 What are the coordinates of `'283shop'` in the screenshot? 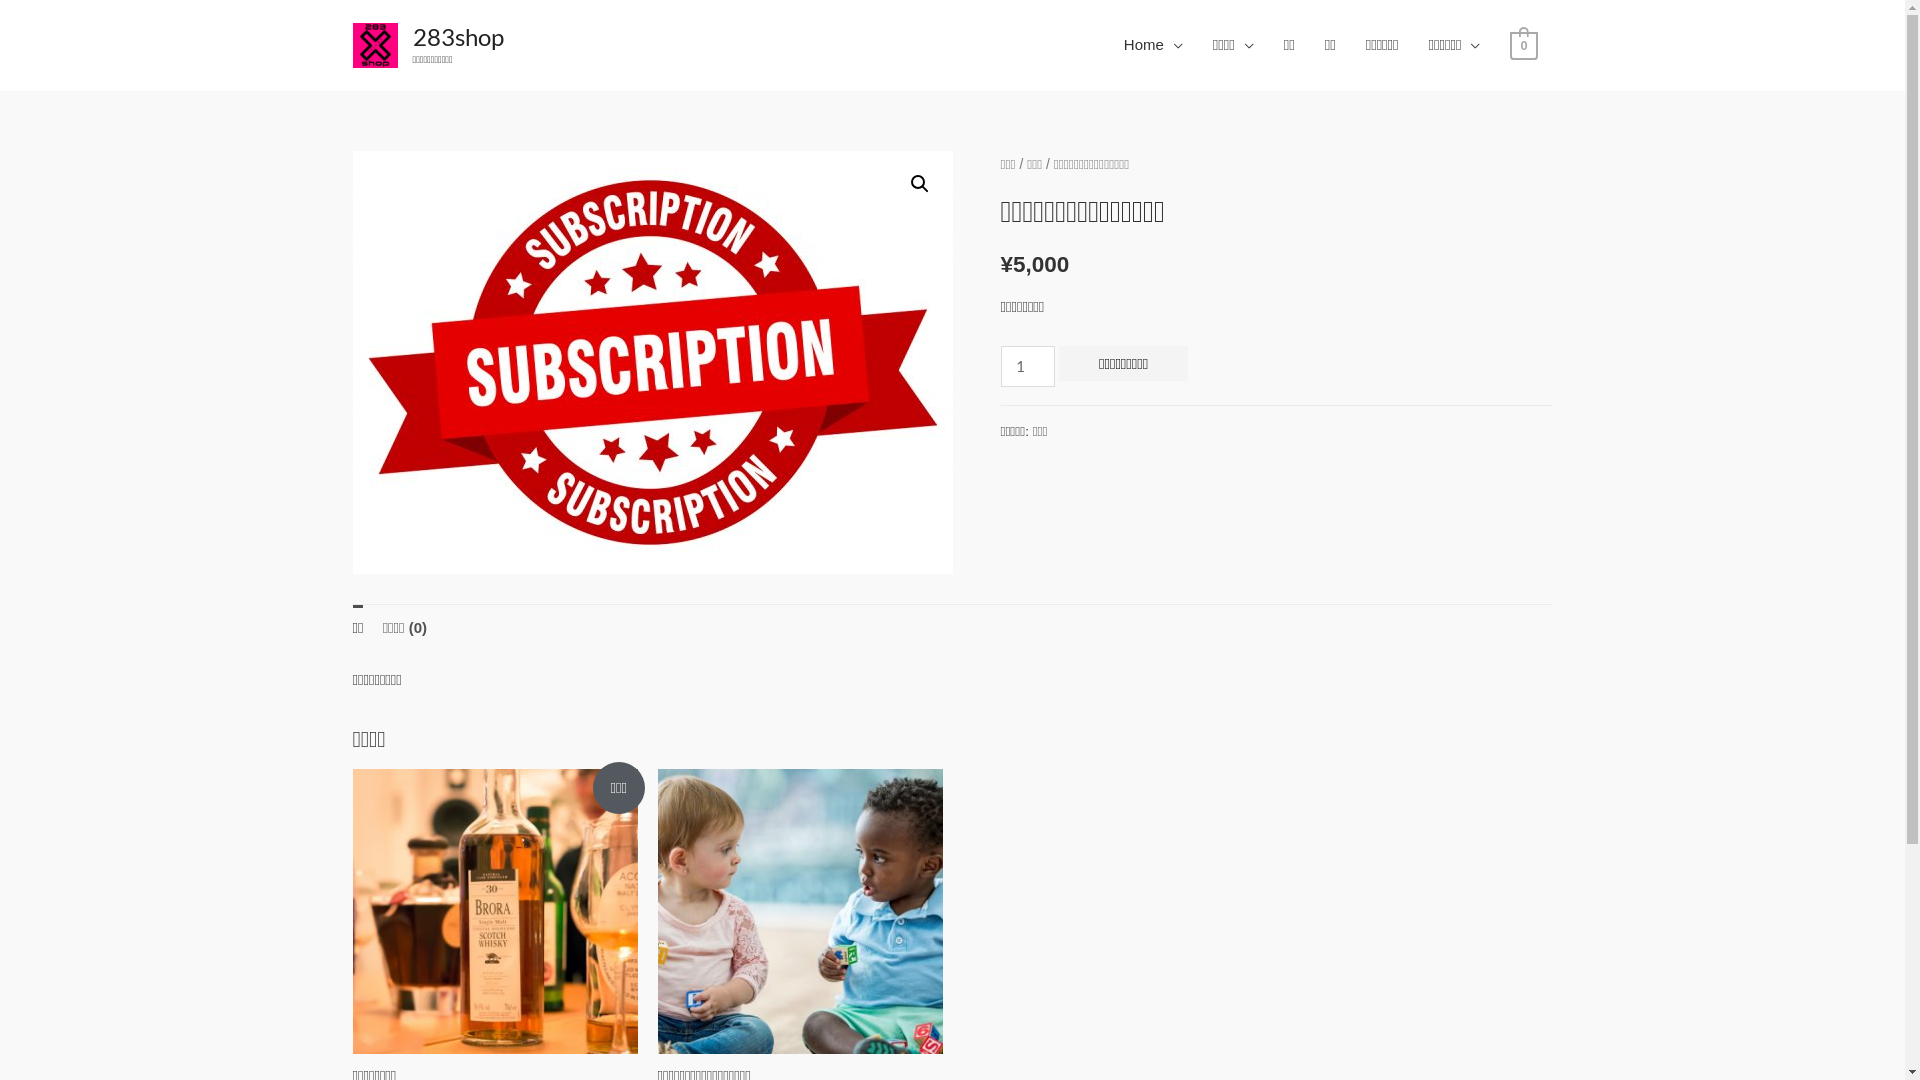 It's located at (456, 36).